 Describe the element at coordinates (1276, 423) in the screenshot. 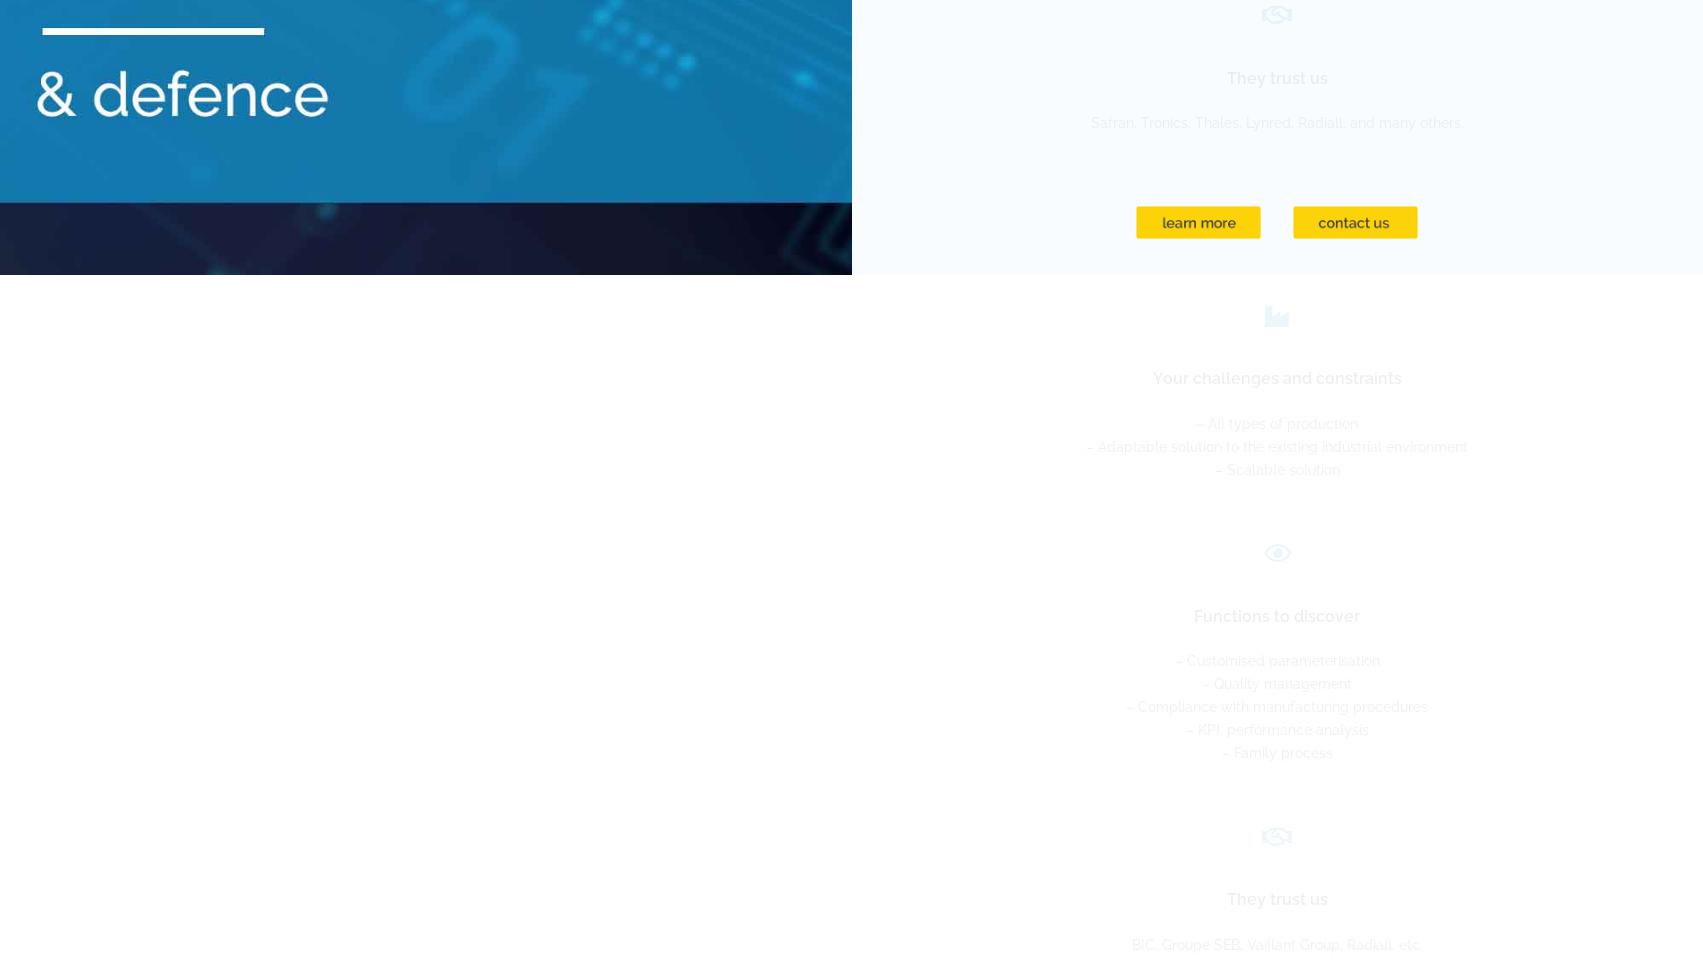

I see `'– All types of production'` at that location.